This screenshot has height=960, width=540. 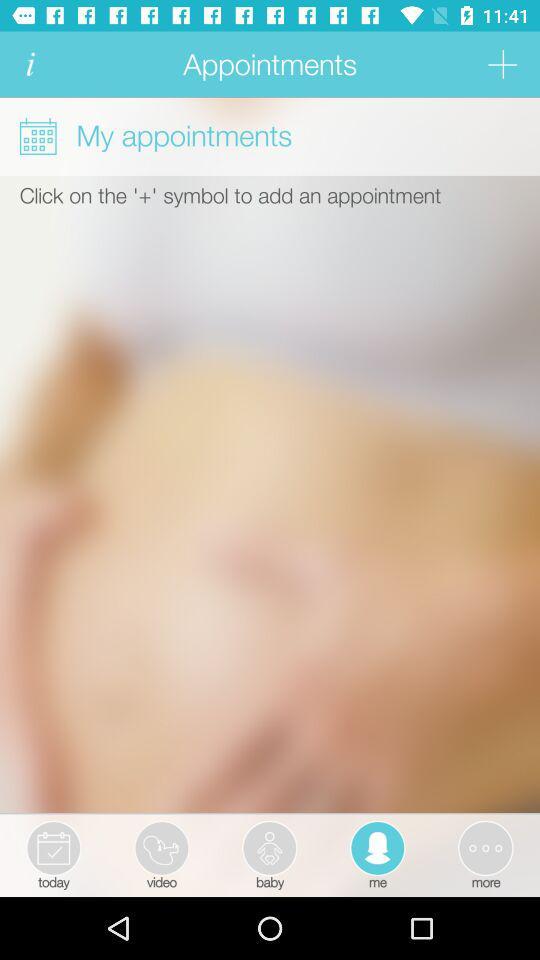 What do you see at coordinates (501, 64) in the screenshot?
I see `adds appointment` at bounding box center [501, 64].